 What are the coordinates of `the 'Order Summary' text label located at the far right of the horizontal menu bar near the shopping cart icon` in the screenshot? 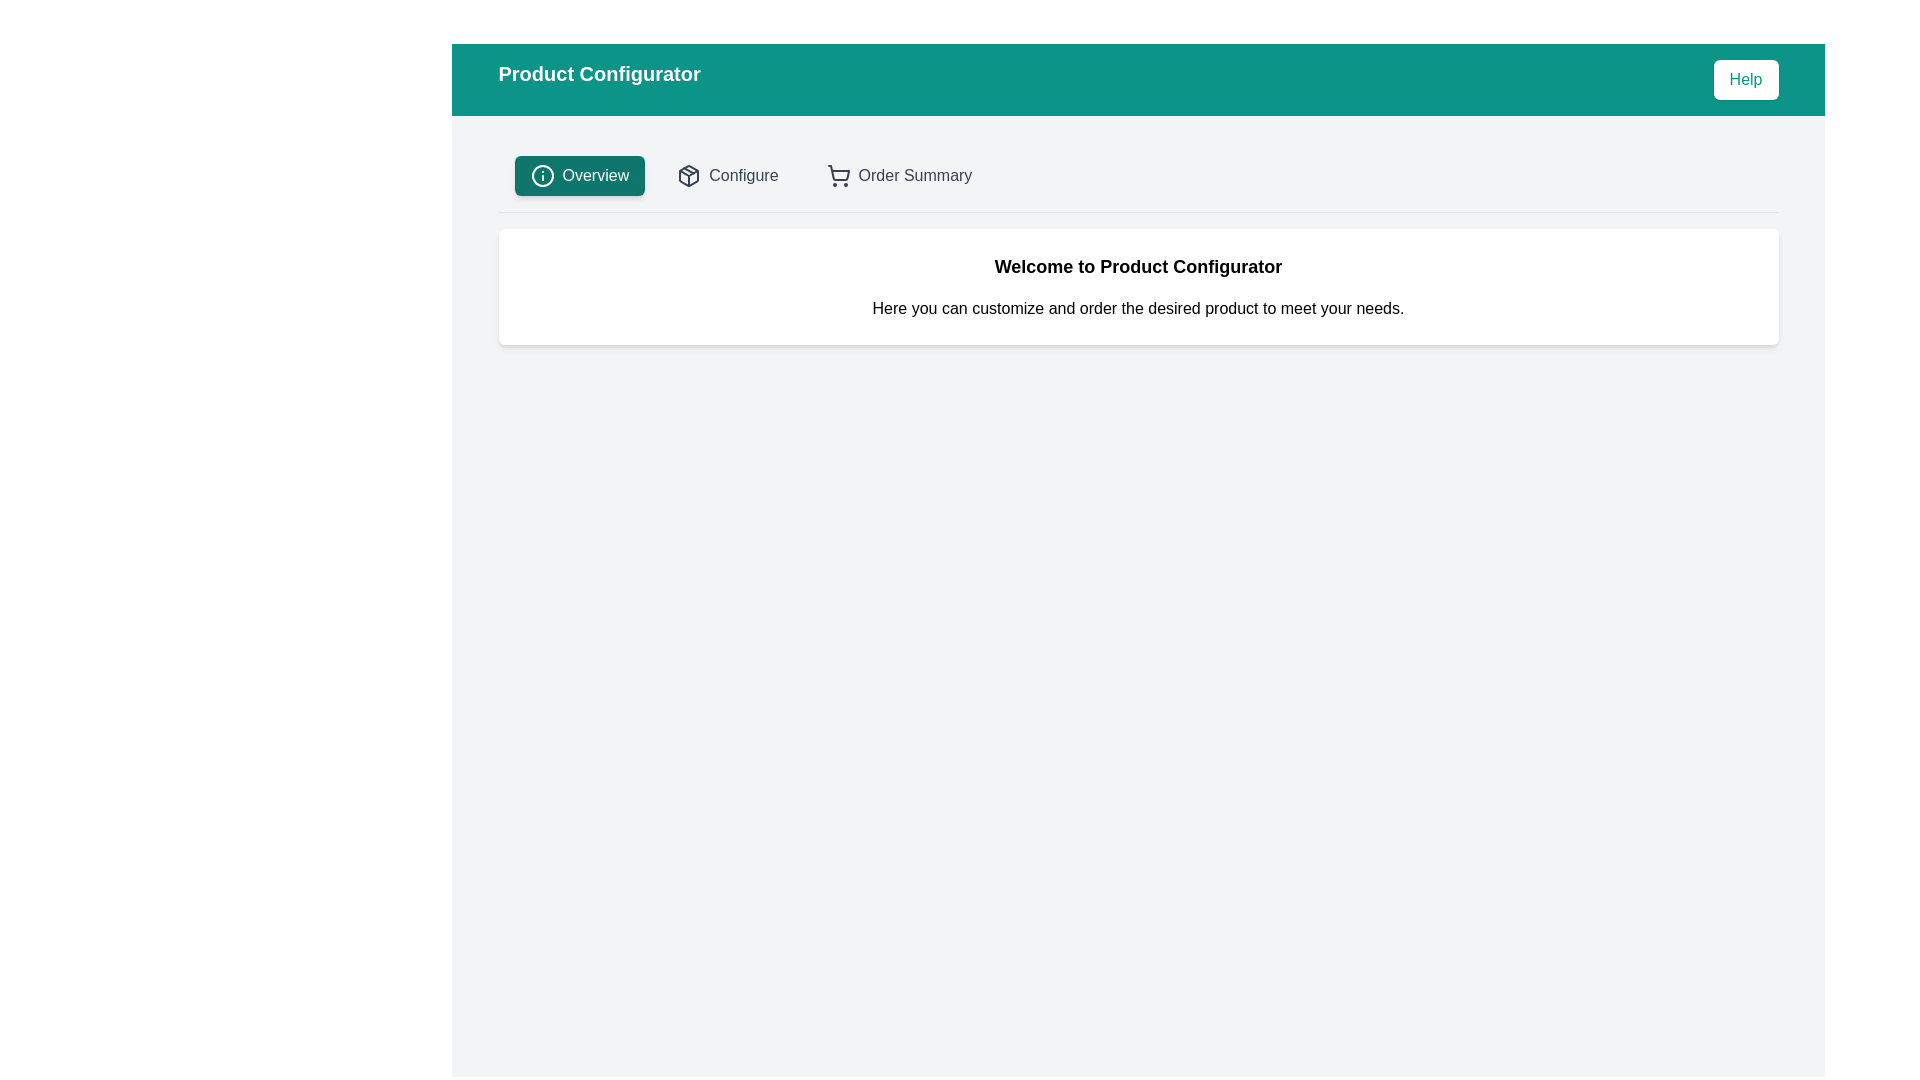 It's located at (914, 175).